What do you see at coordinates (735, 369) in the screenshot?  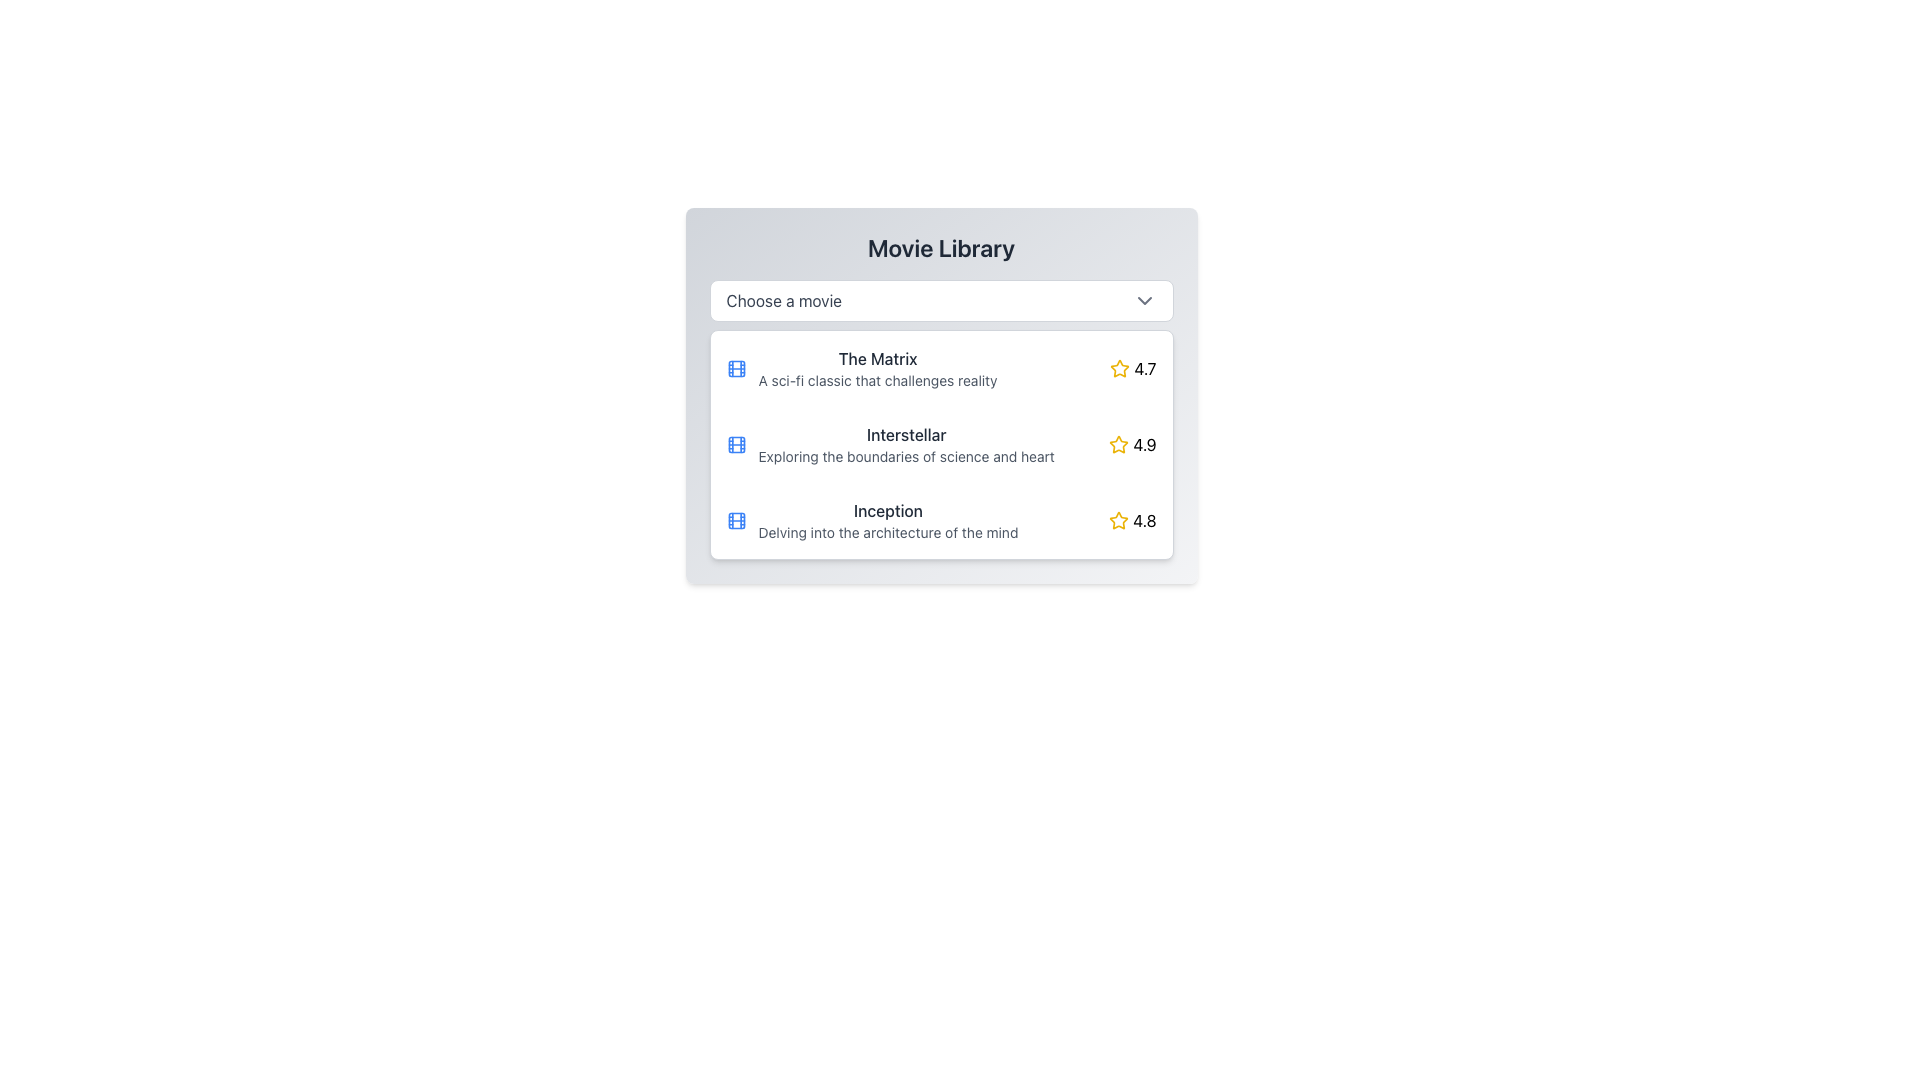 I see `the decorative film strip icon located at the top-left corner of the first movie item in the vertical list` at bounding box center [735, 369].